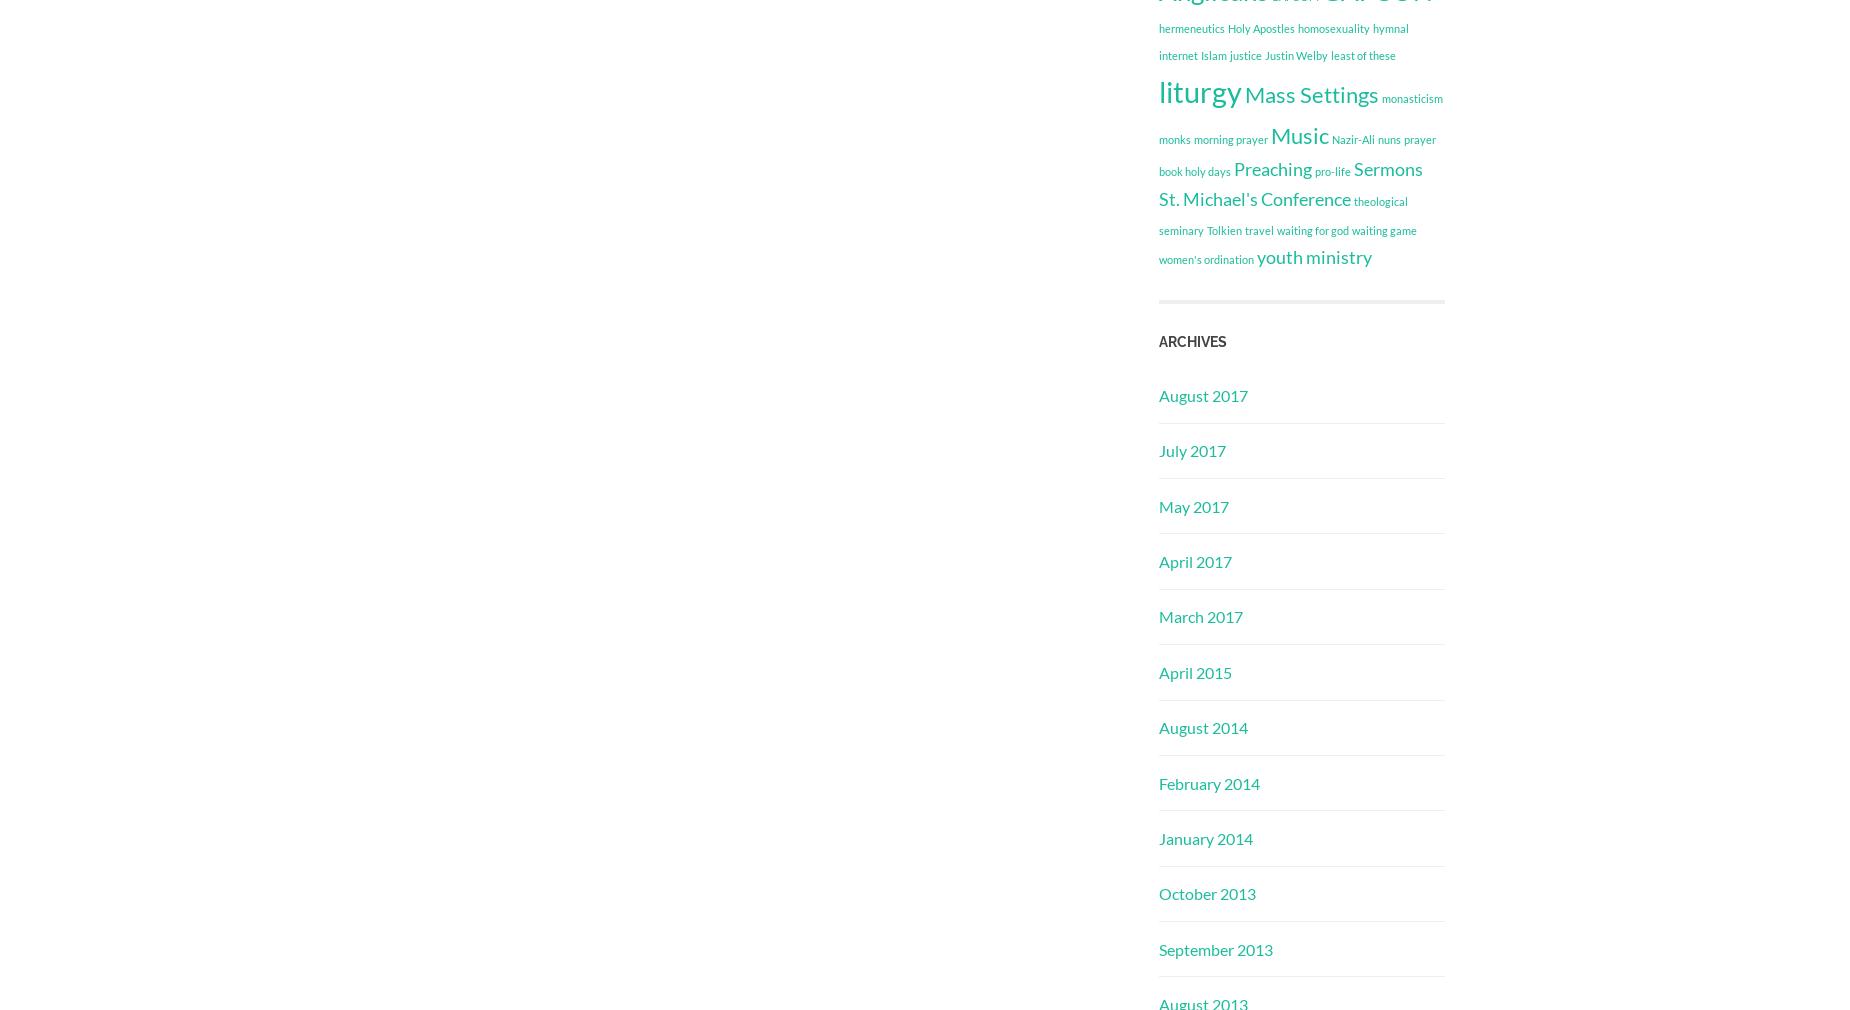  I want to click on 'Islam', so click(1212, 54).